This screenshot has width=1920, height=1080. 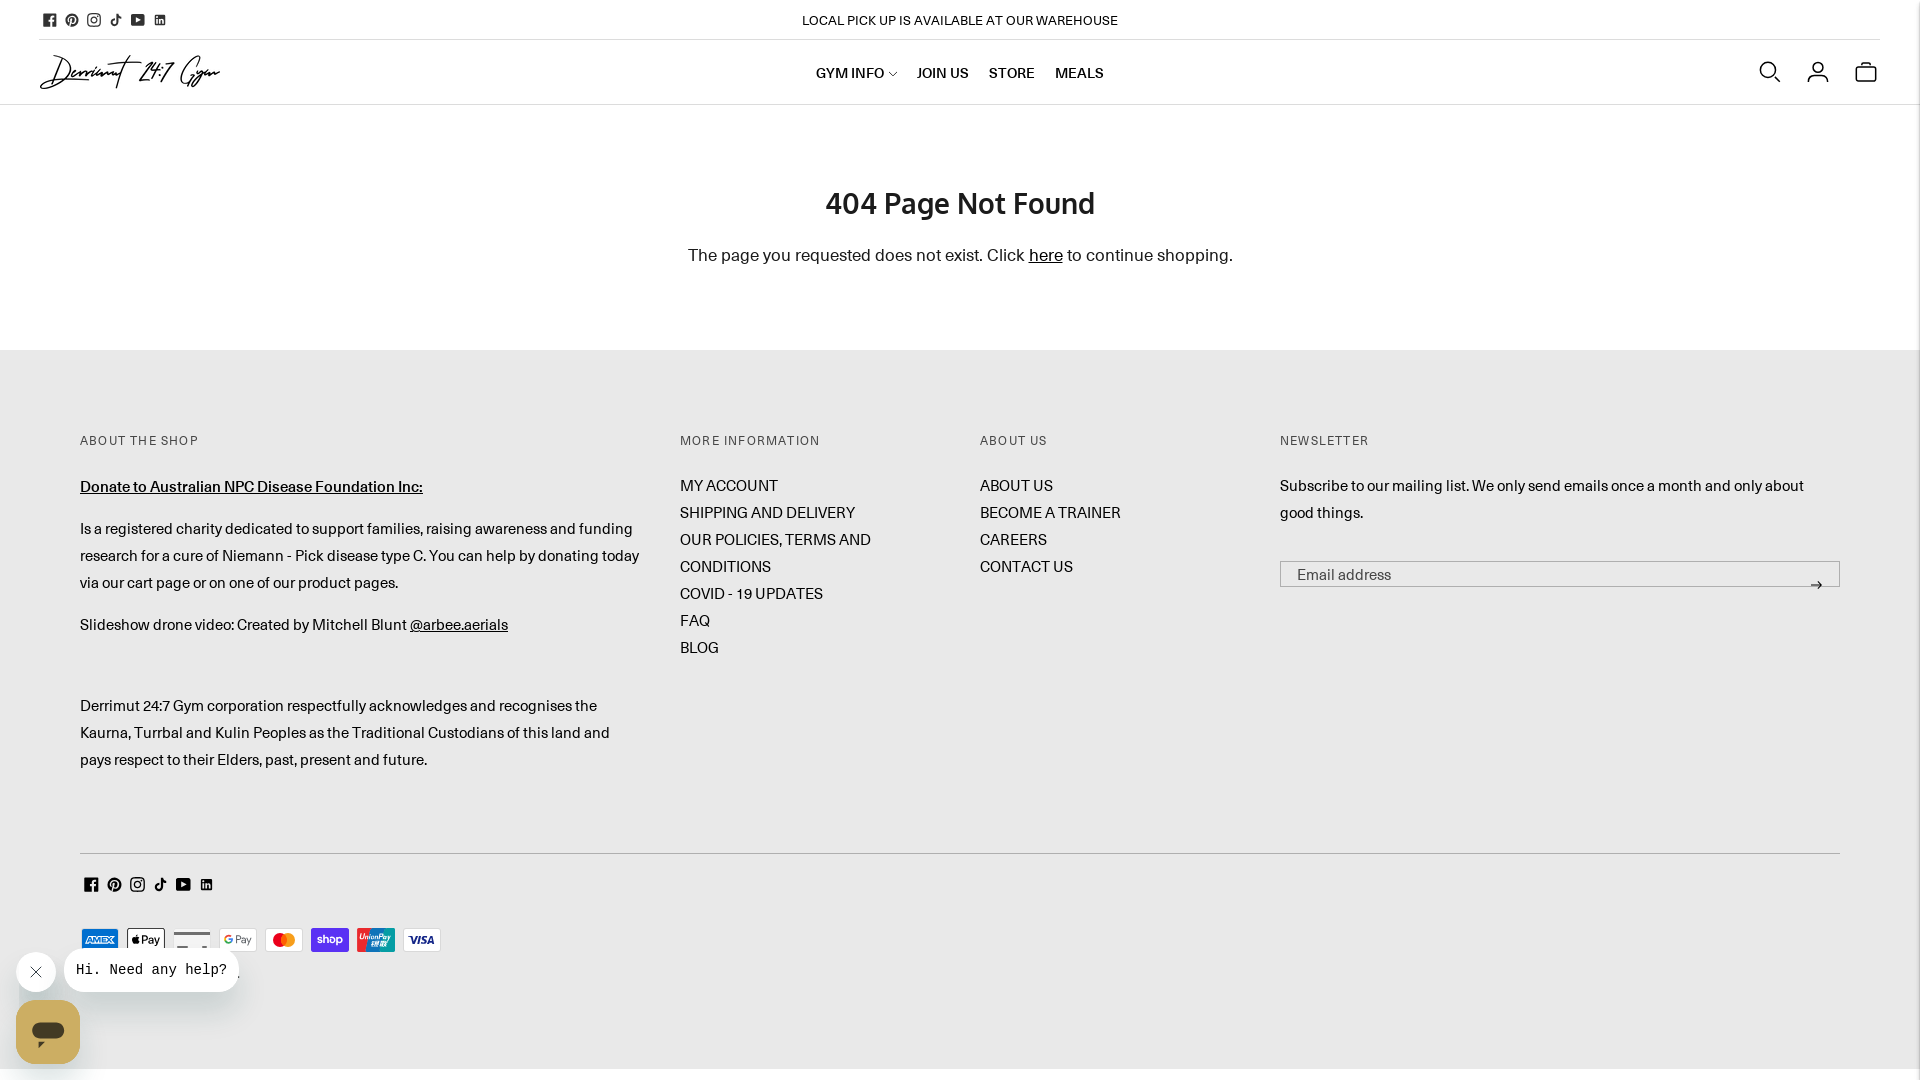 What do you see at coordinates (1816, 585) in the screenshot?
I see `'Subscribe'` at bounding box center [1816, 585].